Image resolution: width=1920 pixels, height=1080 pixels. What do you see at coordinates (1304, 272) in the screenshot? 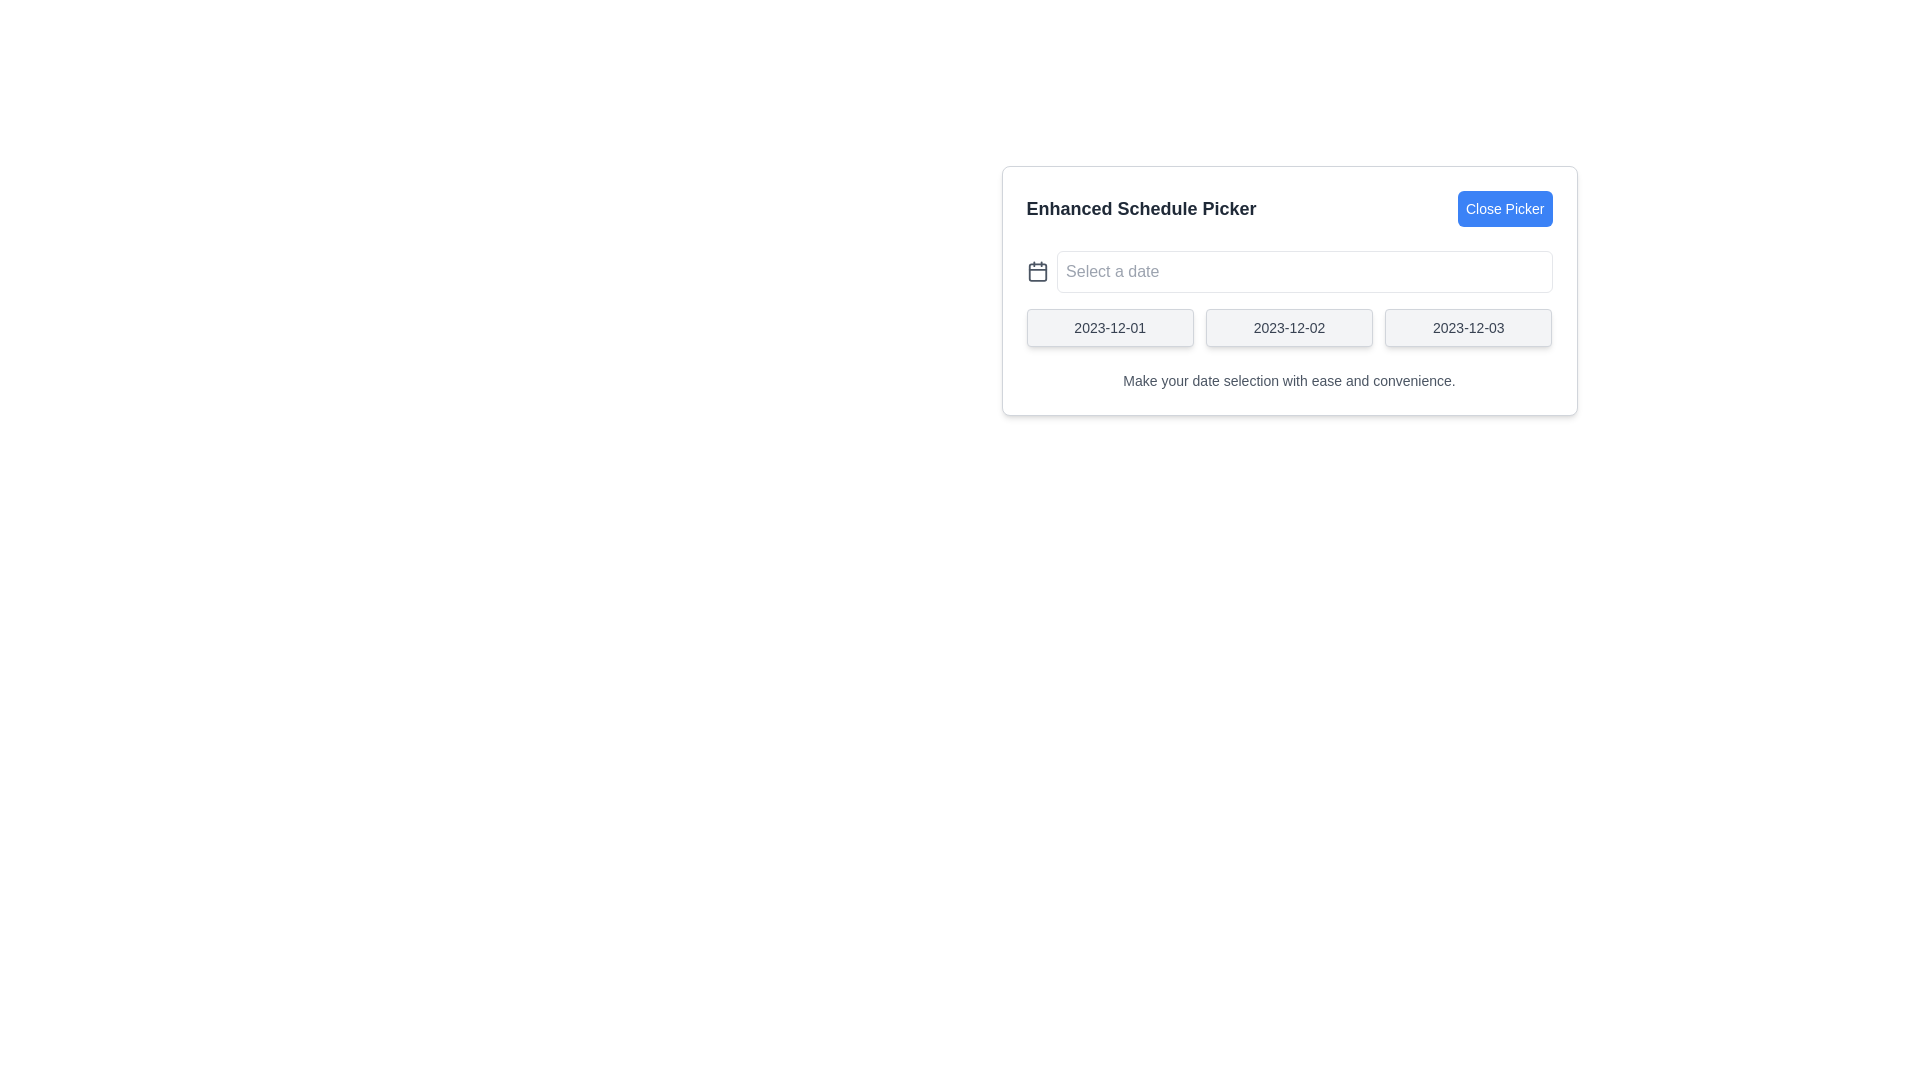
I see `the placeholder text in the date input field located centrally within the card component, adjacent to the calendar icon, to replace it` at bounding box center [1304, 272].